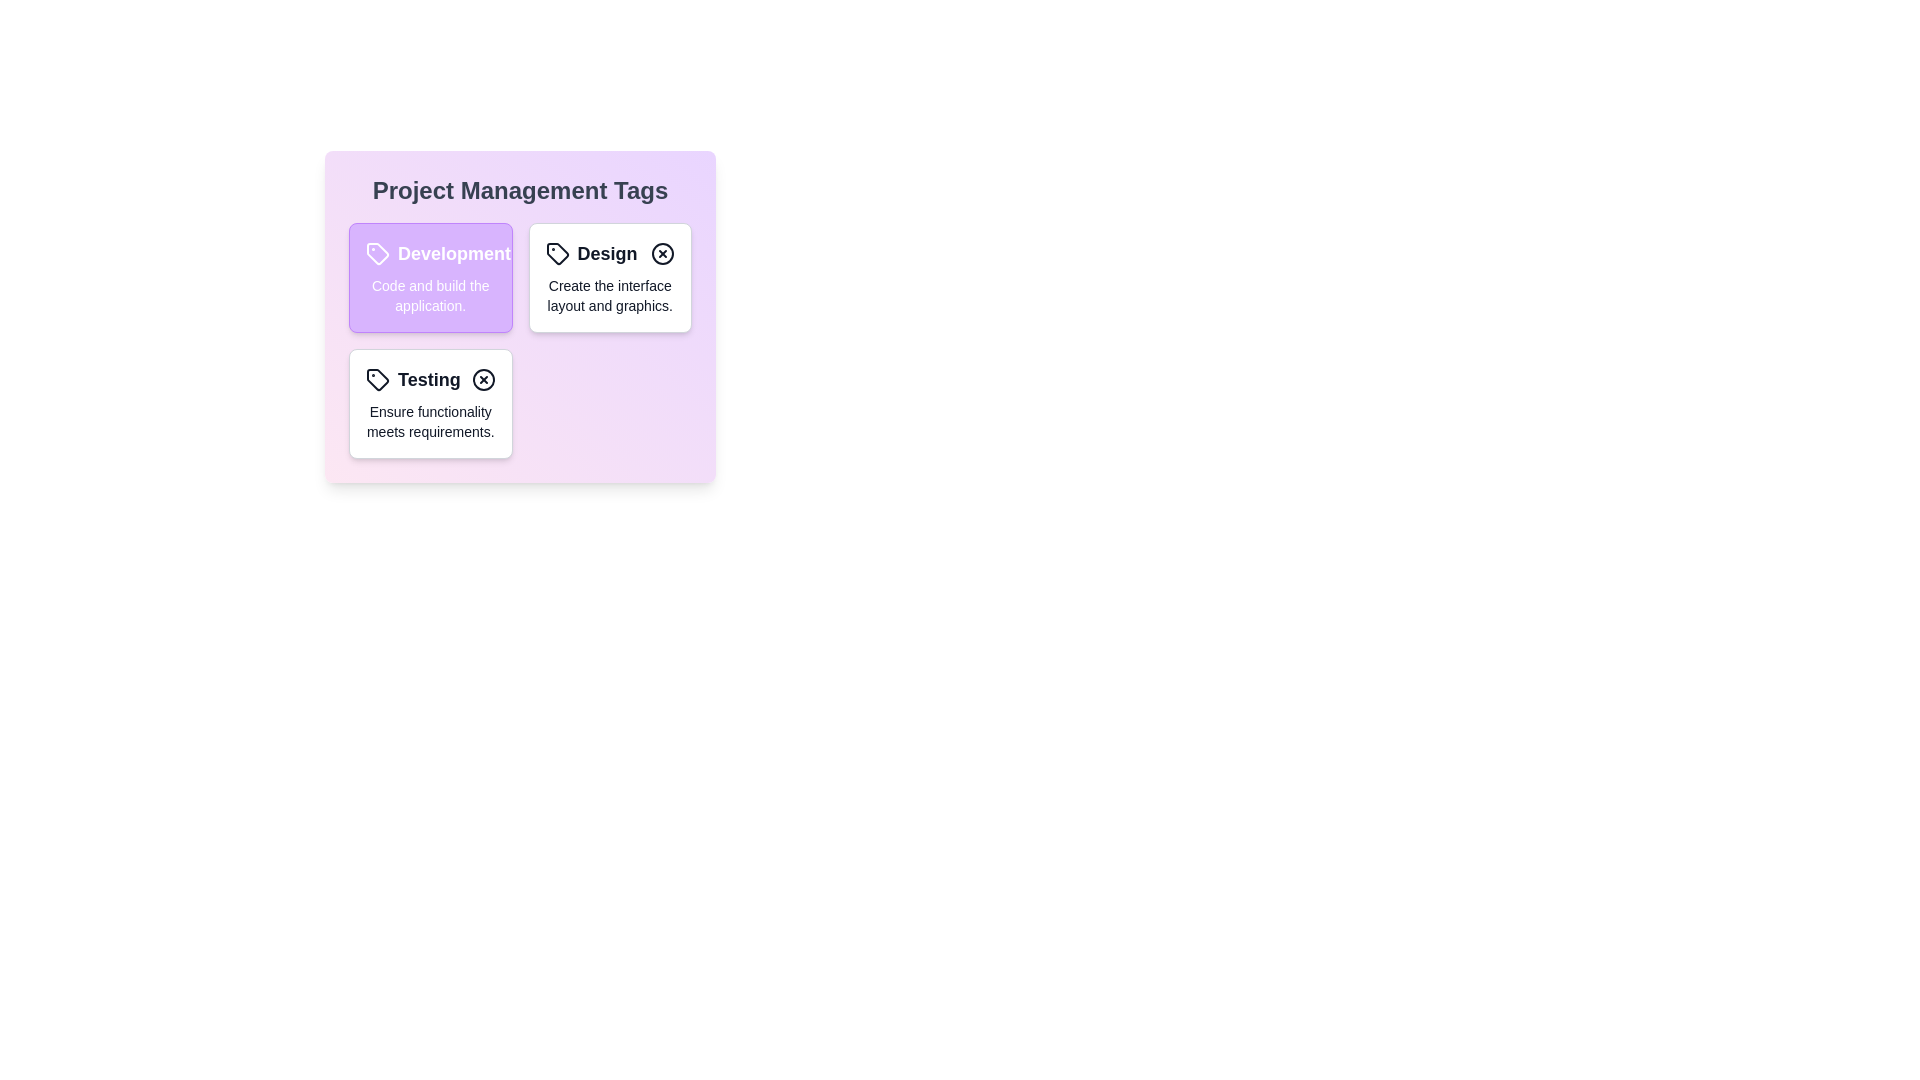 This screenshot has width=1920, height=1080. What do you see at coordinates (429, 404) in the screenshot?
I see `the Testing tag to toggle its active state` at bounding box center [429, 404].